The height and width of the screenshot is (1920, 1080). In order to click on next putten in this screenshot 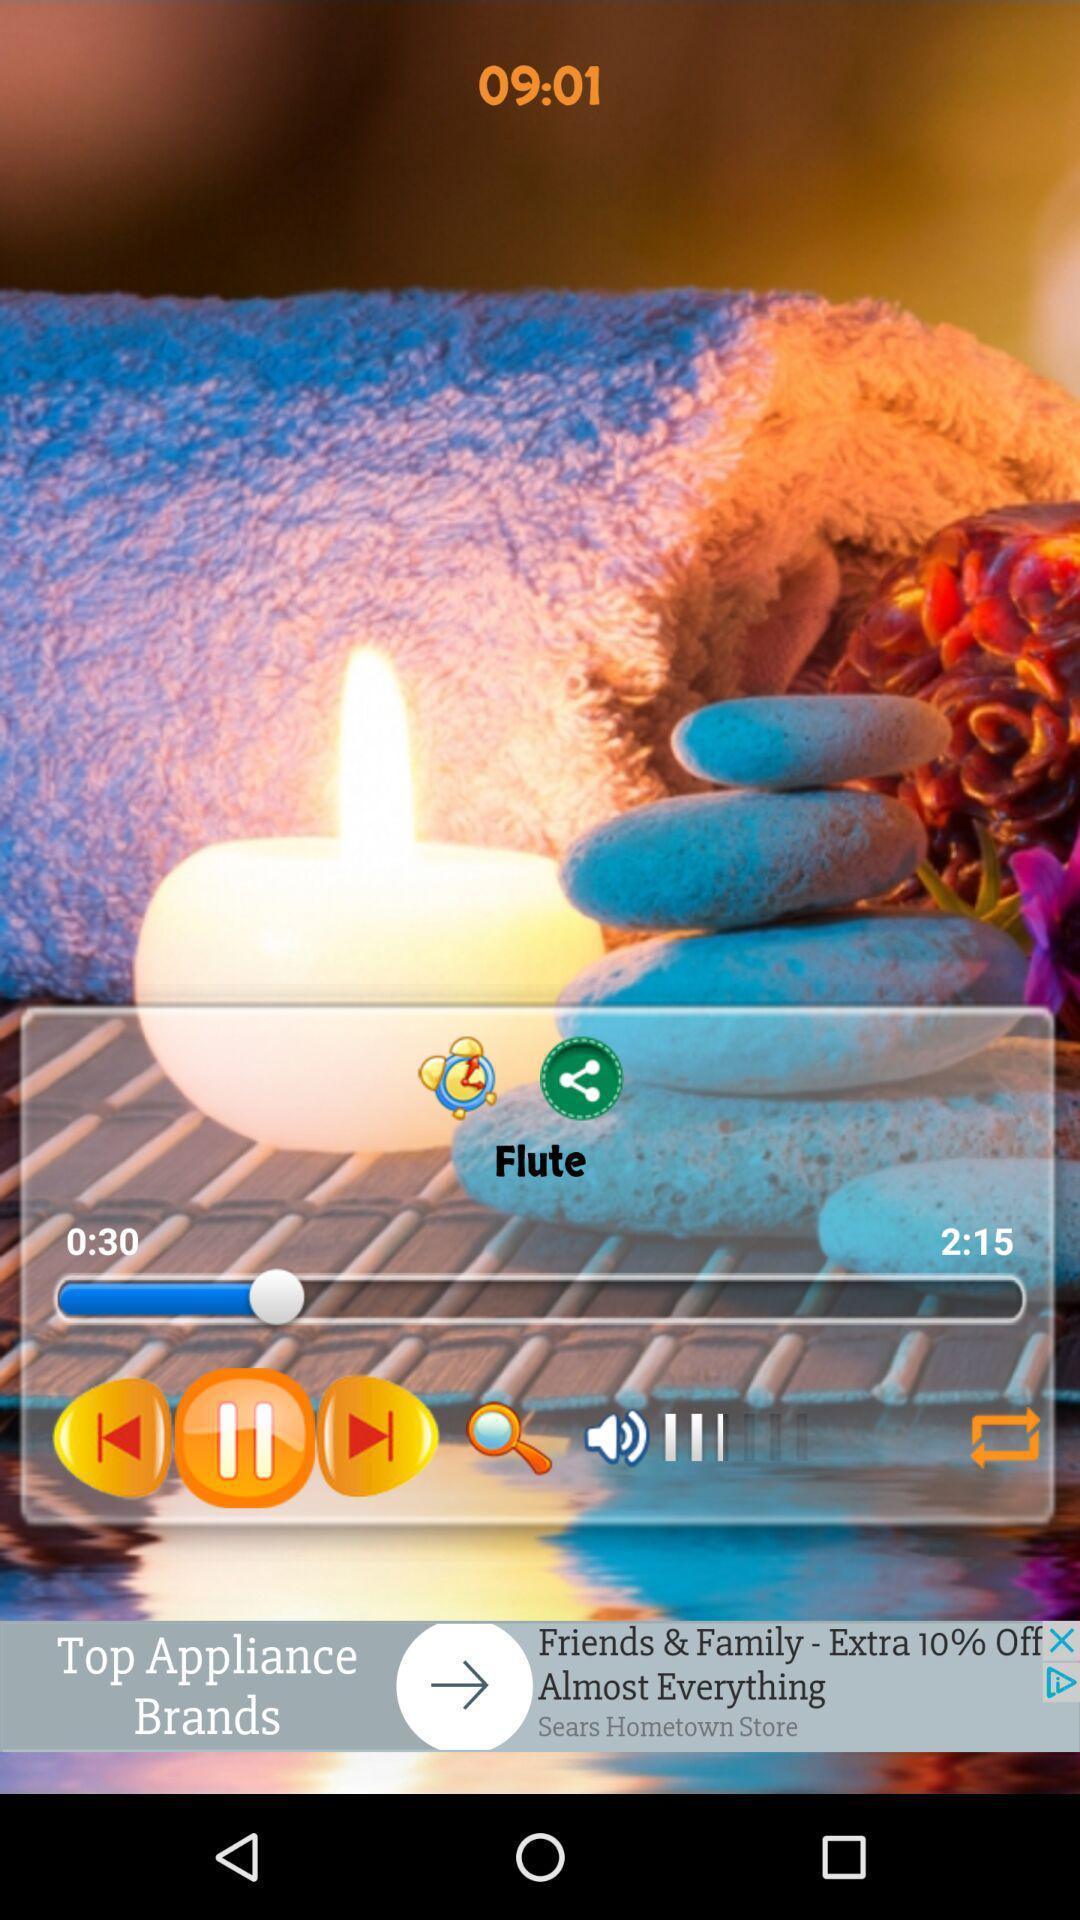, I will do `click(377, 1436)`.